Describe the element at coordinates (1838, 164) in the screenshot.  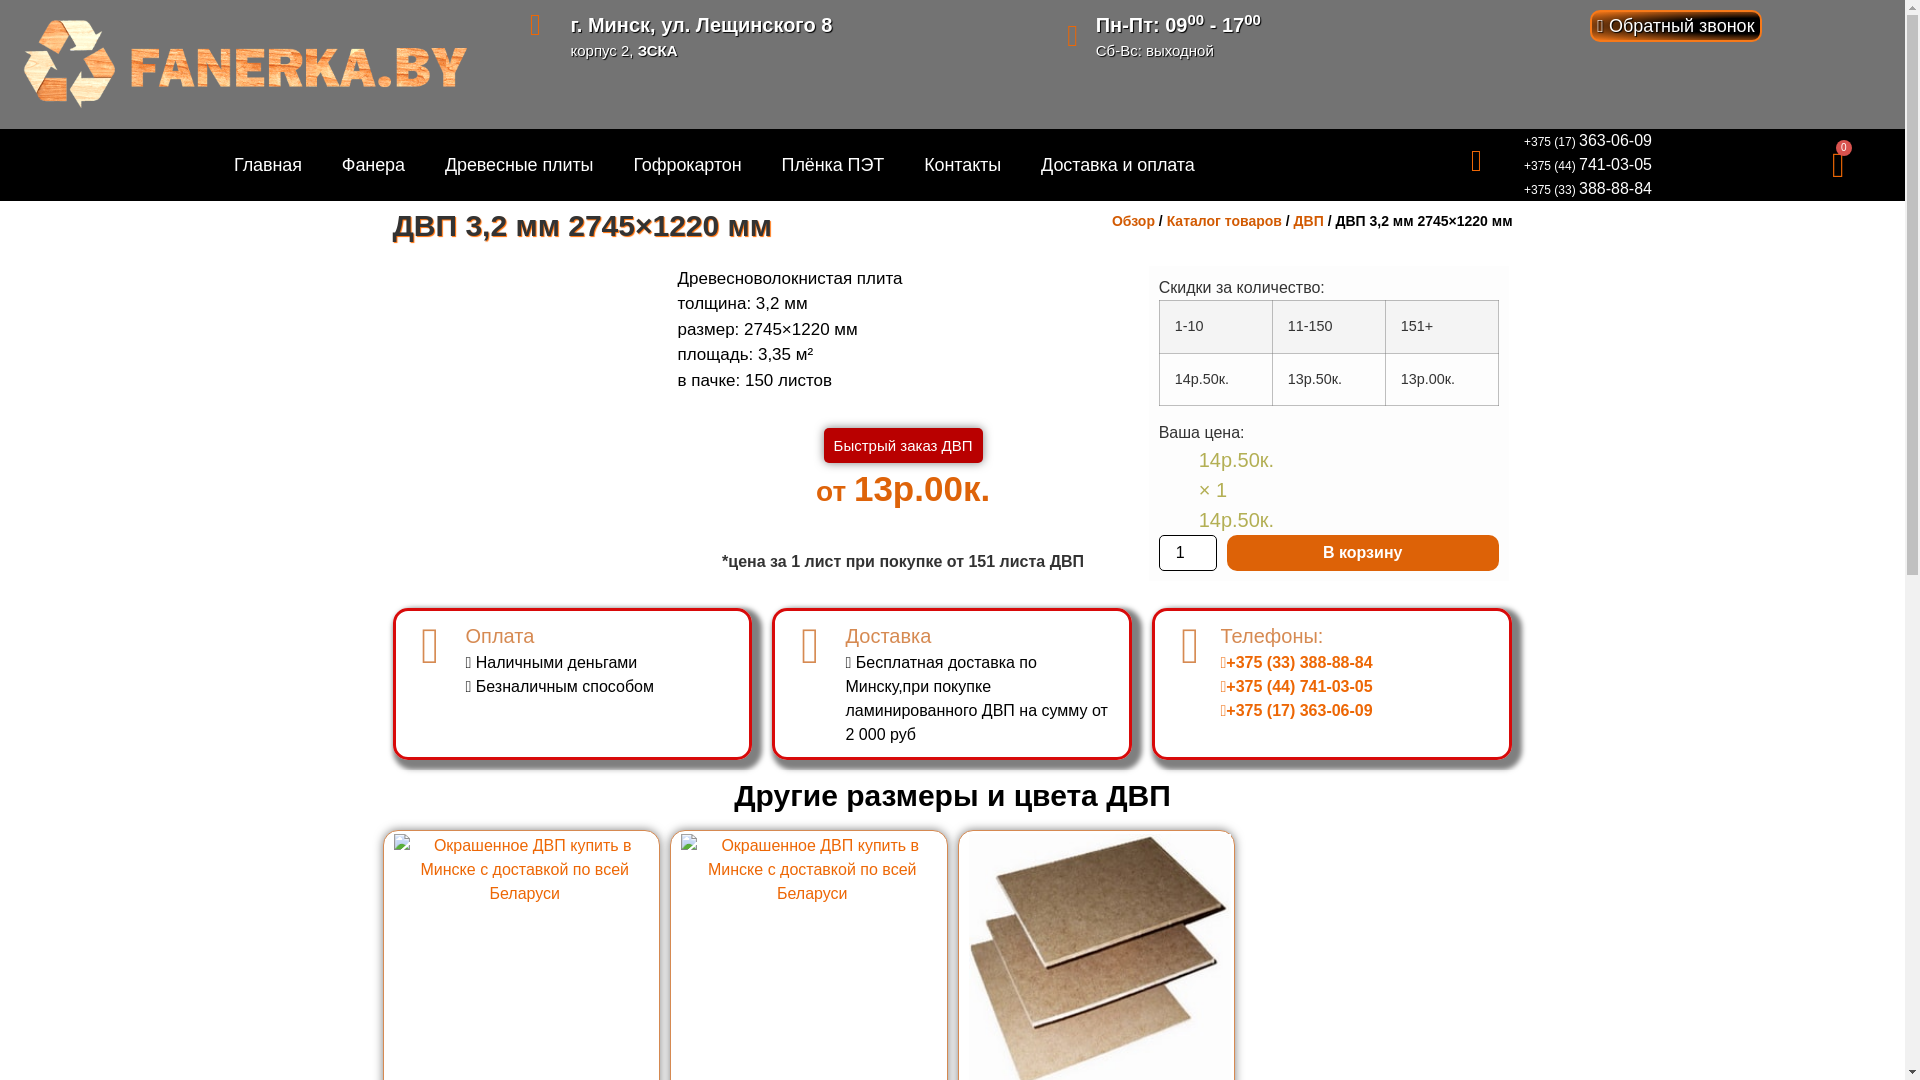
I see `'0'` at that location.